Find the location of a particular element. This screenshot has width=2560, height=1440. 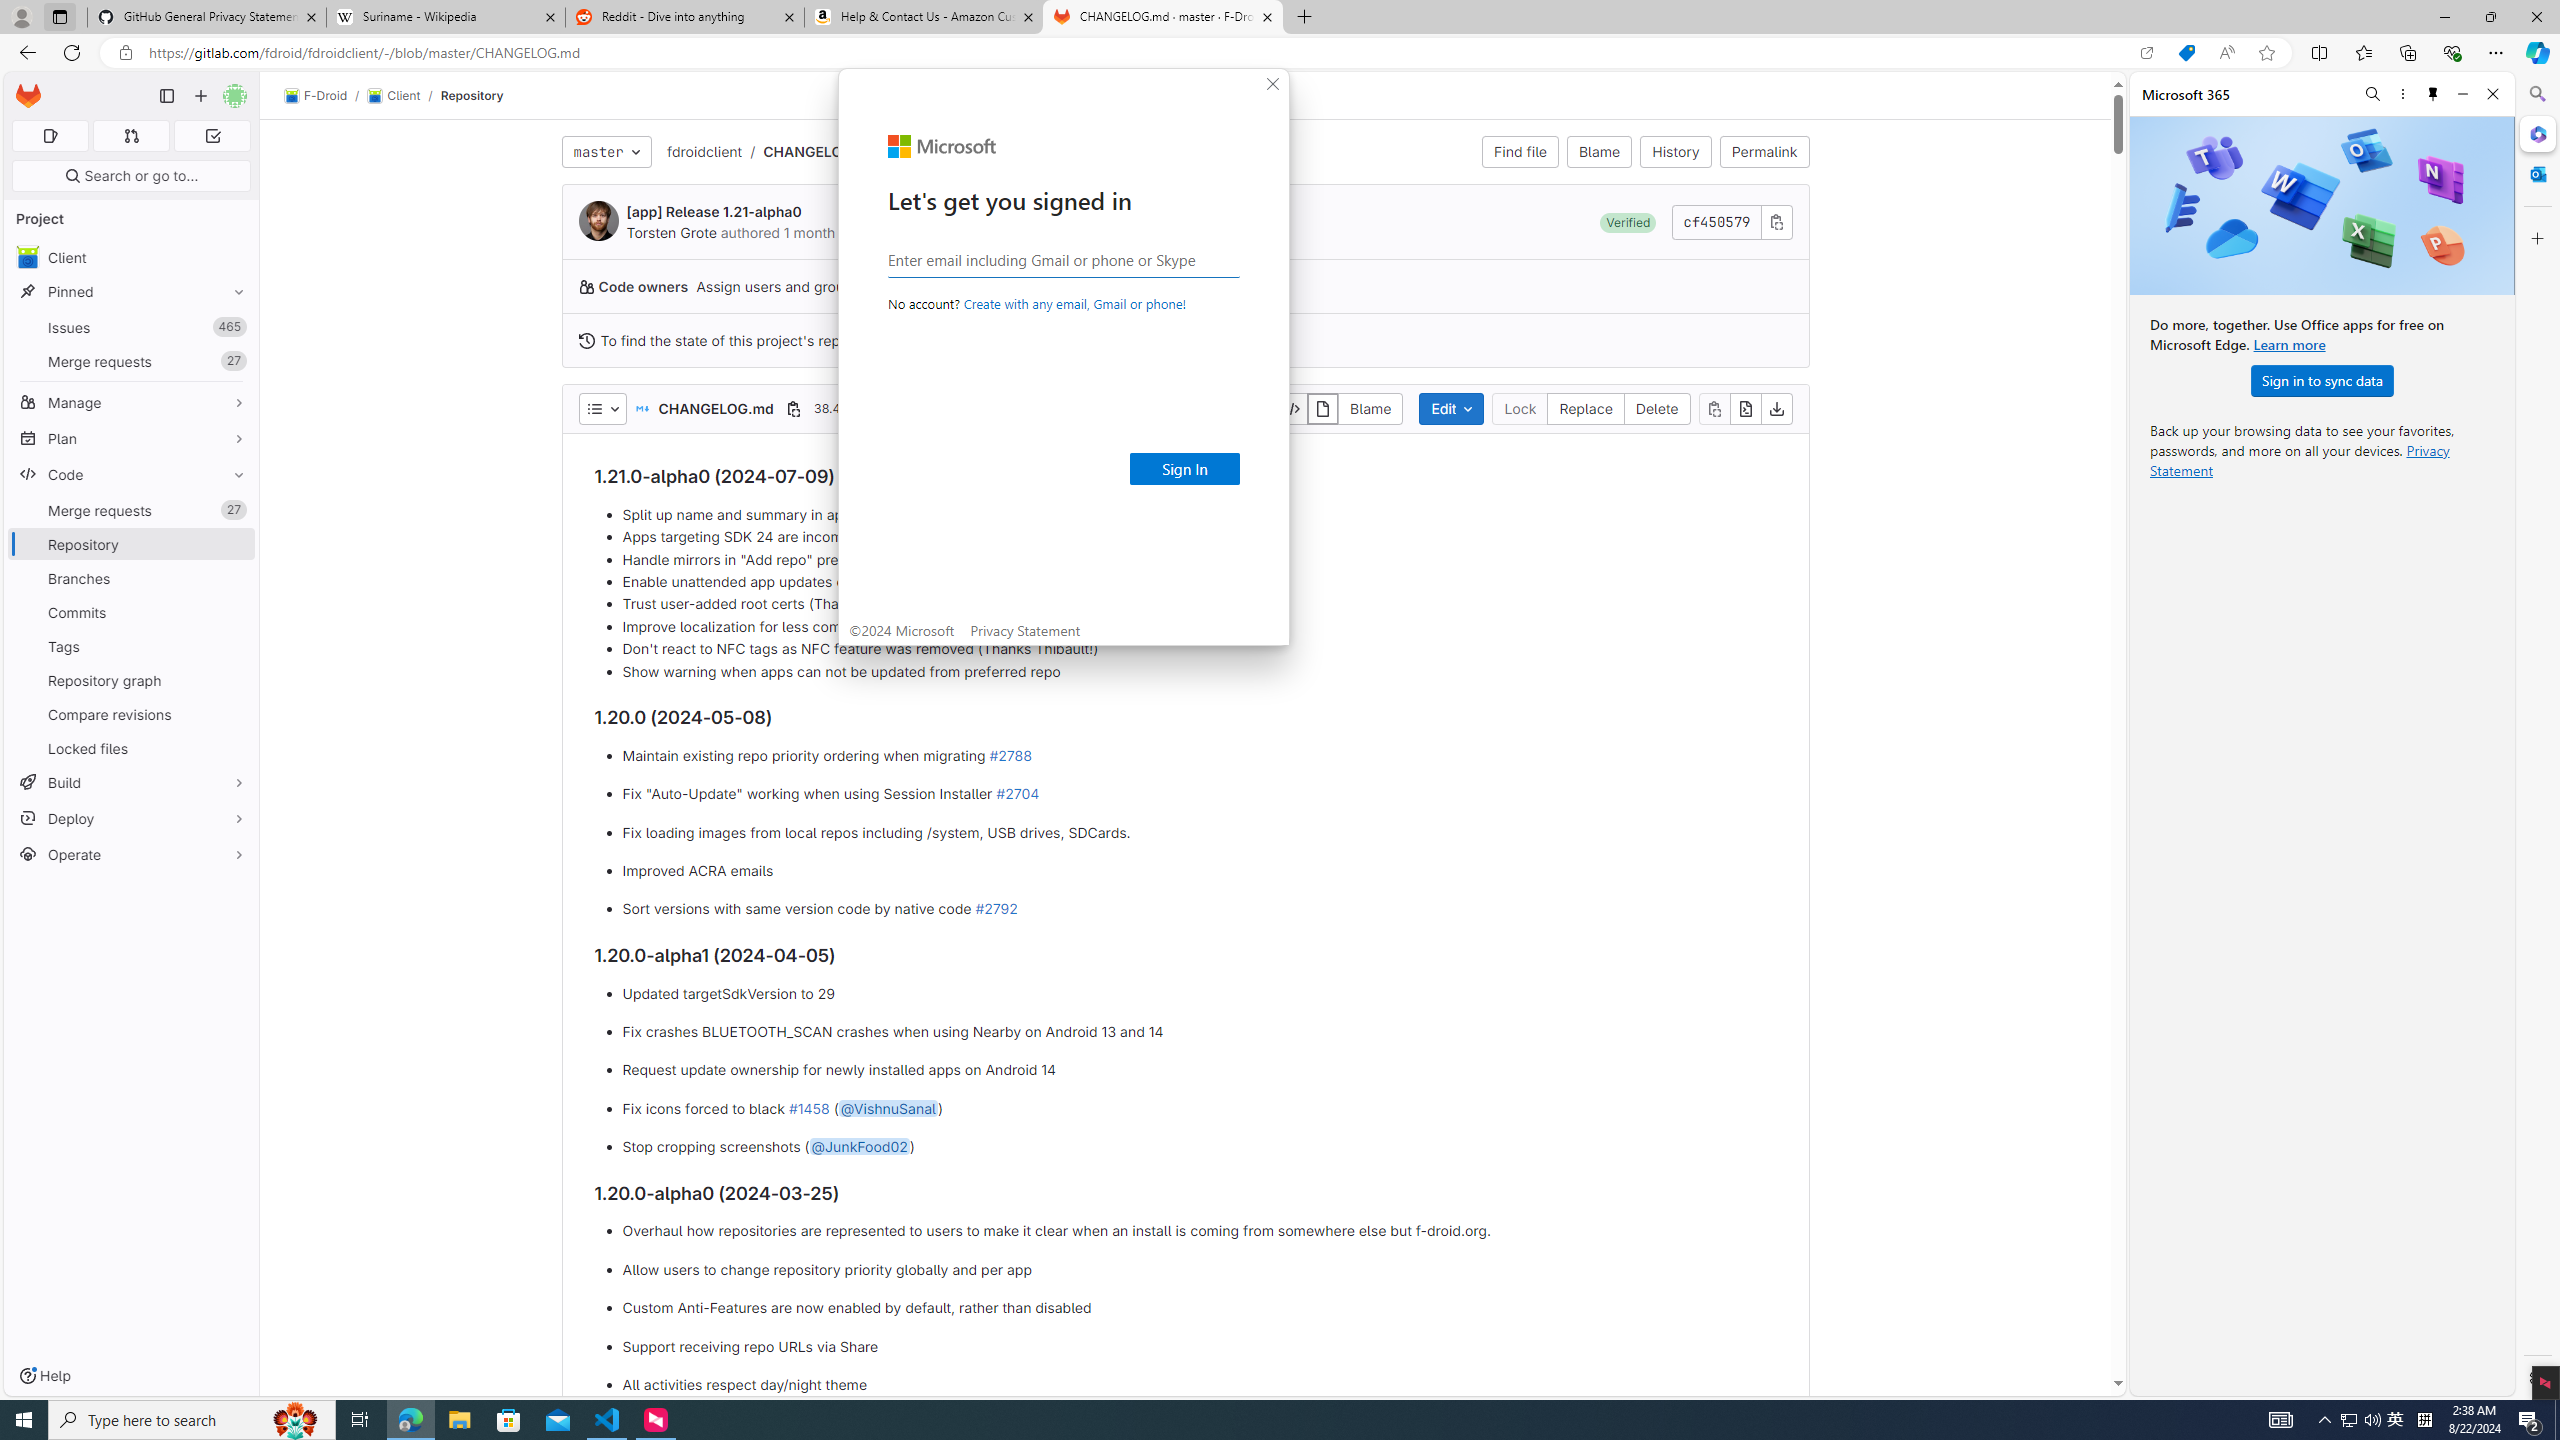

'Sort versions with same version code by native code #2792' is located at coordinates (1198, 909).